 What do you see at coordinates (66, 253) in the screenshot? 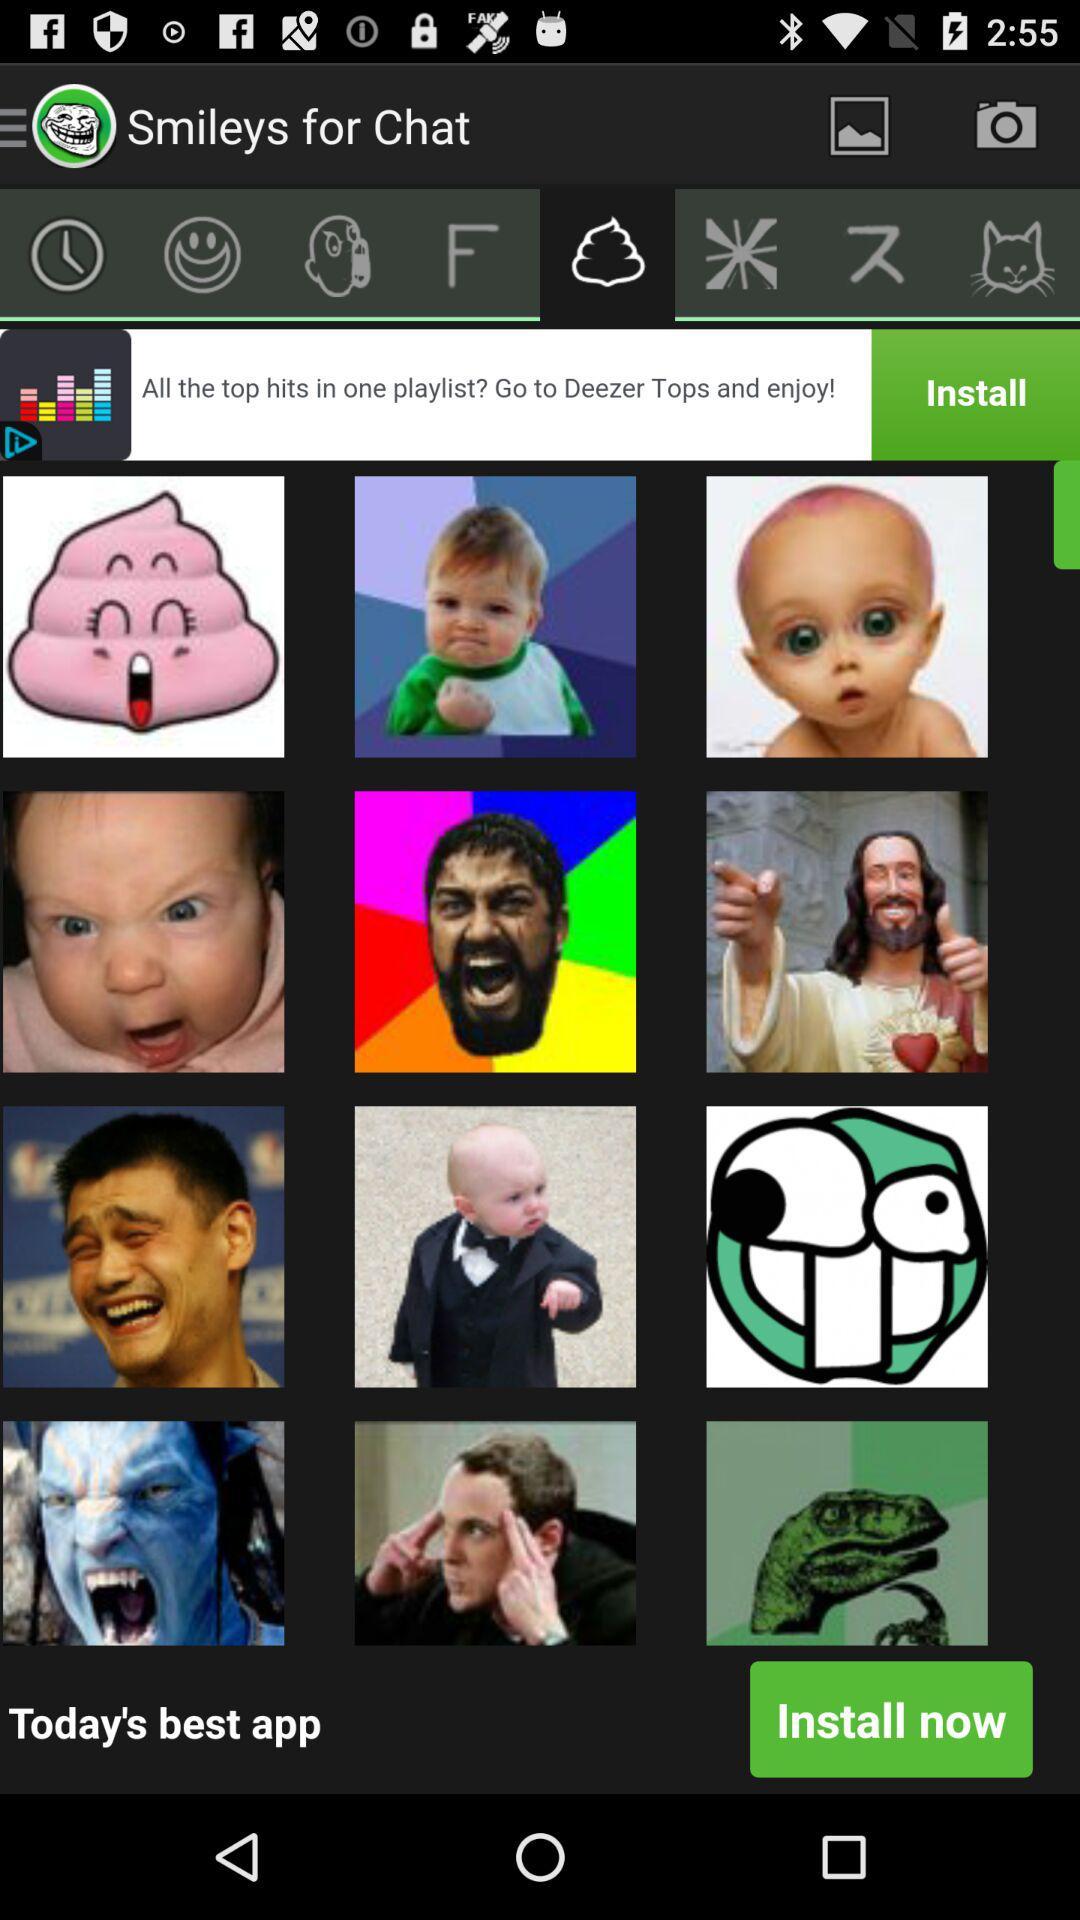
I see `recently used smileys` at bounding box center [66, 253].